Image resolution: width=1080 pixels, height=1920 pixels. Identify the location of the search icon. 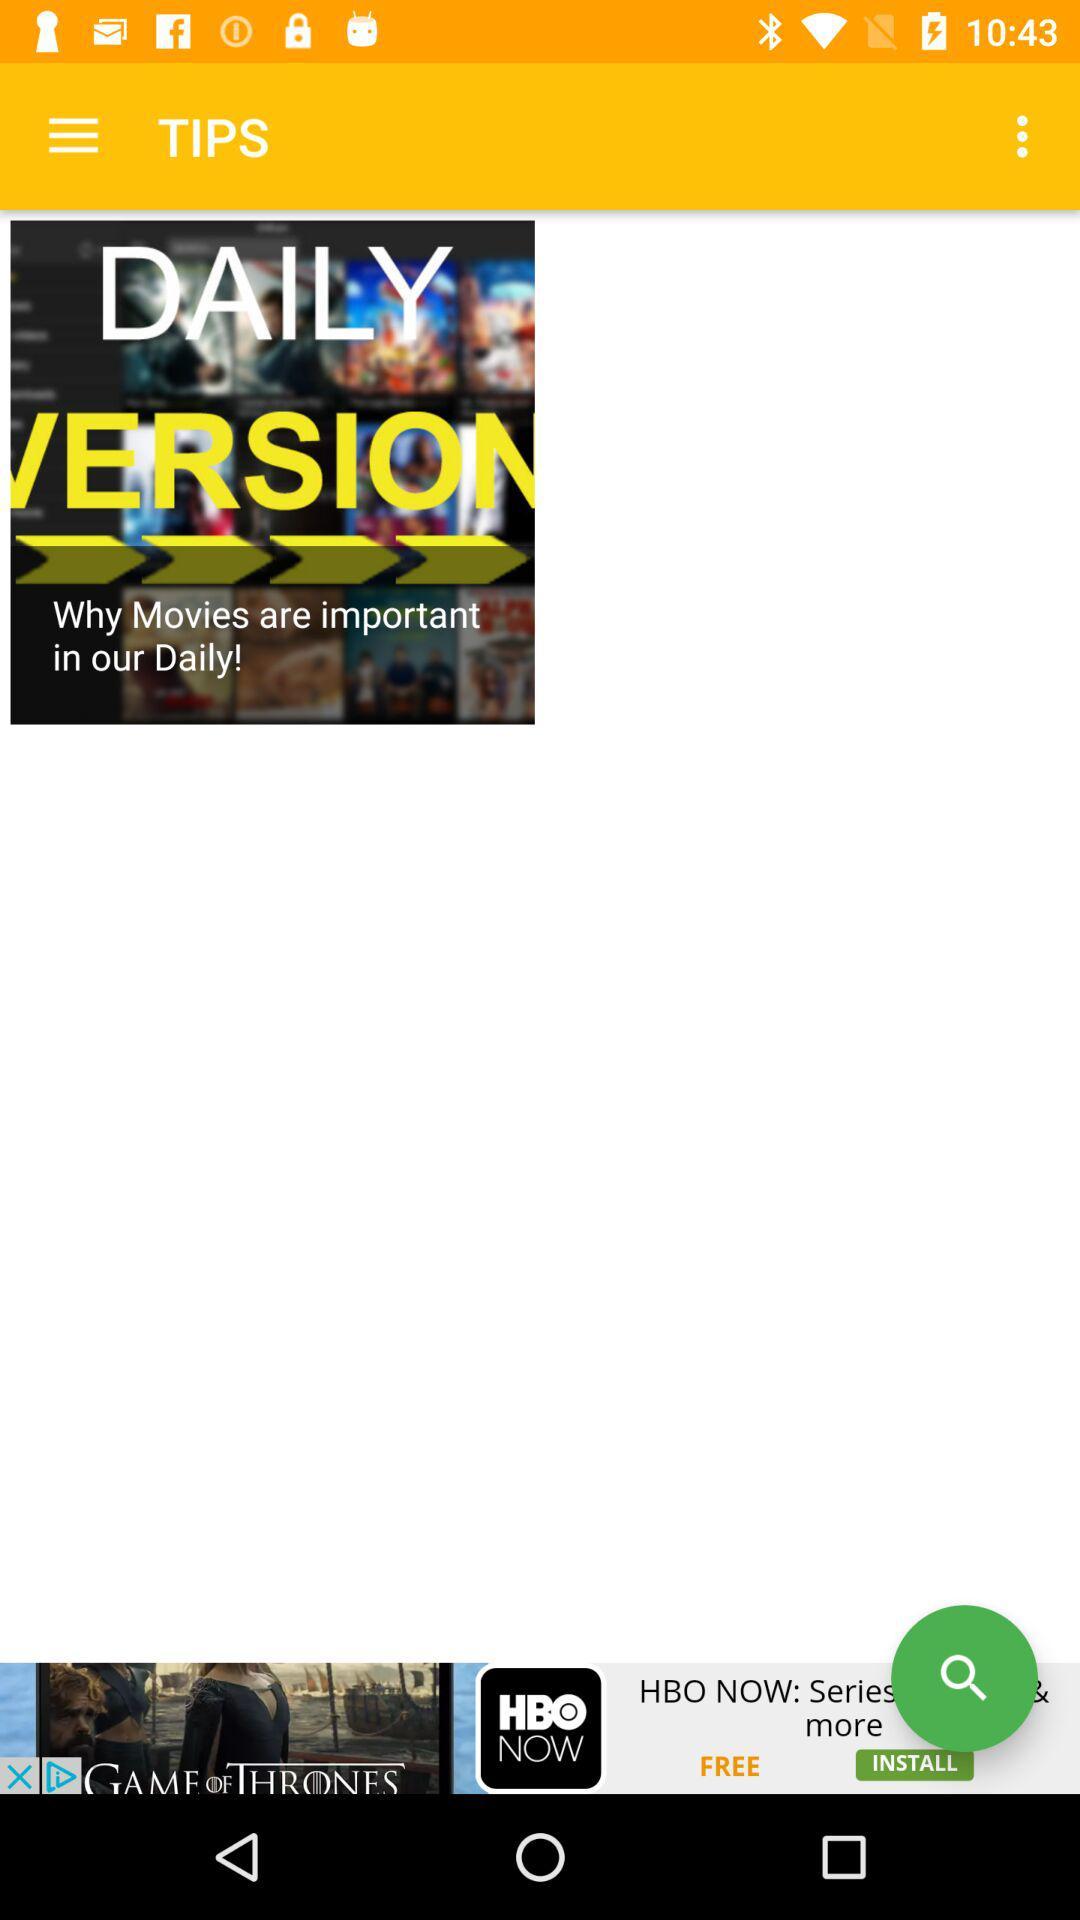
(963, 1678).